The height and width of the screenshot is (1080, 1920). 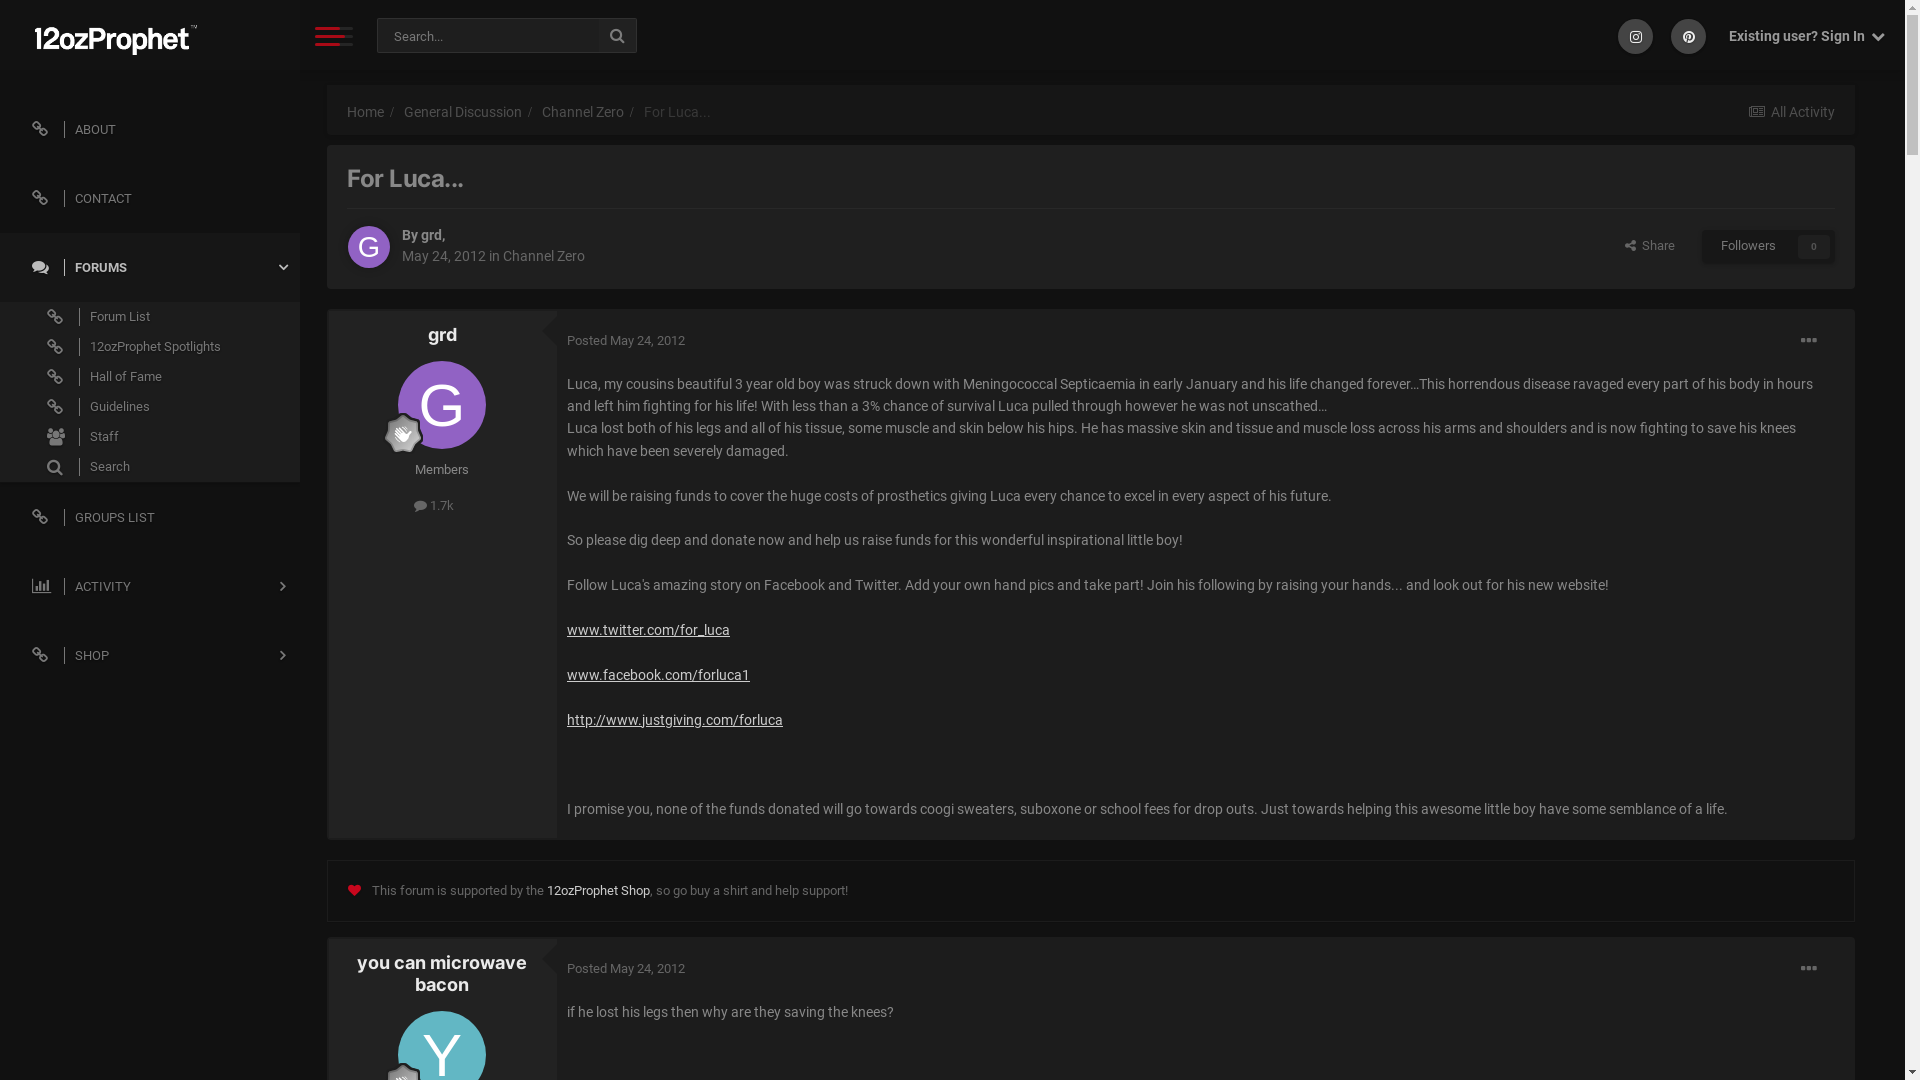 I want to click on 'FORUMS', so click(x=148, y=266).